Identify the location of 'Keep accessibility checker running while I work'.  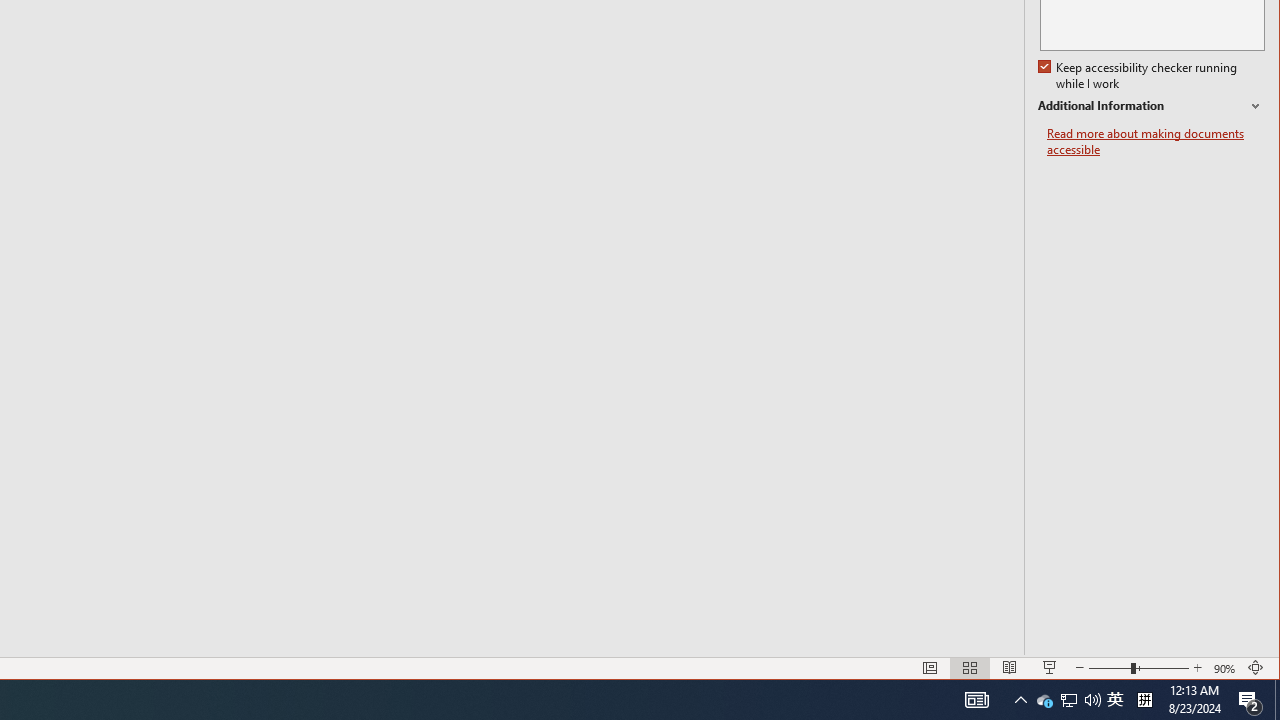
(1139, 75).